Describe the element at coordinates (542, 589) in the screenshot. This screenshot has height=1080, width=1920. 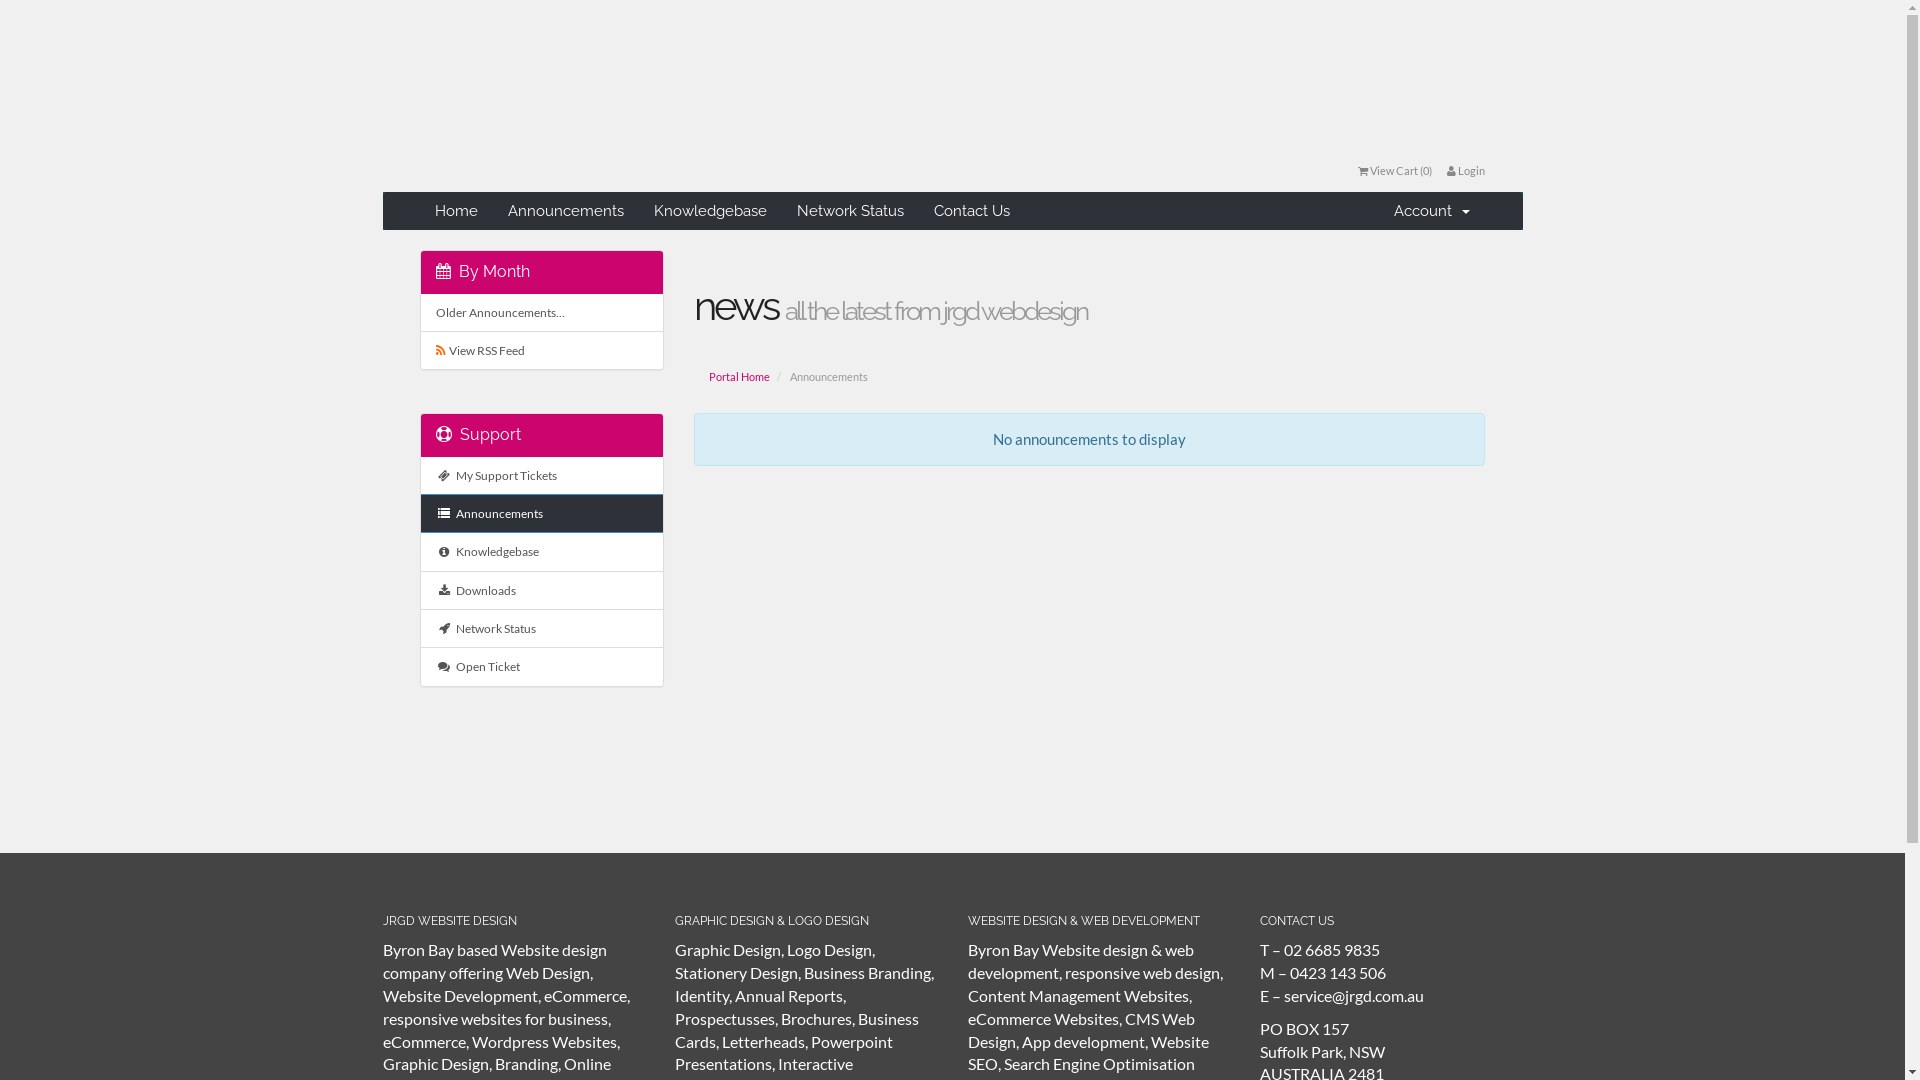
I see `'  Downloads'` at that location.